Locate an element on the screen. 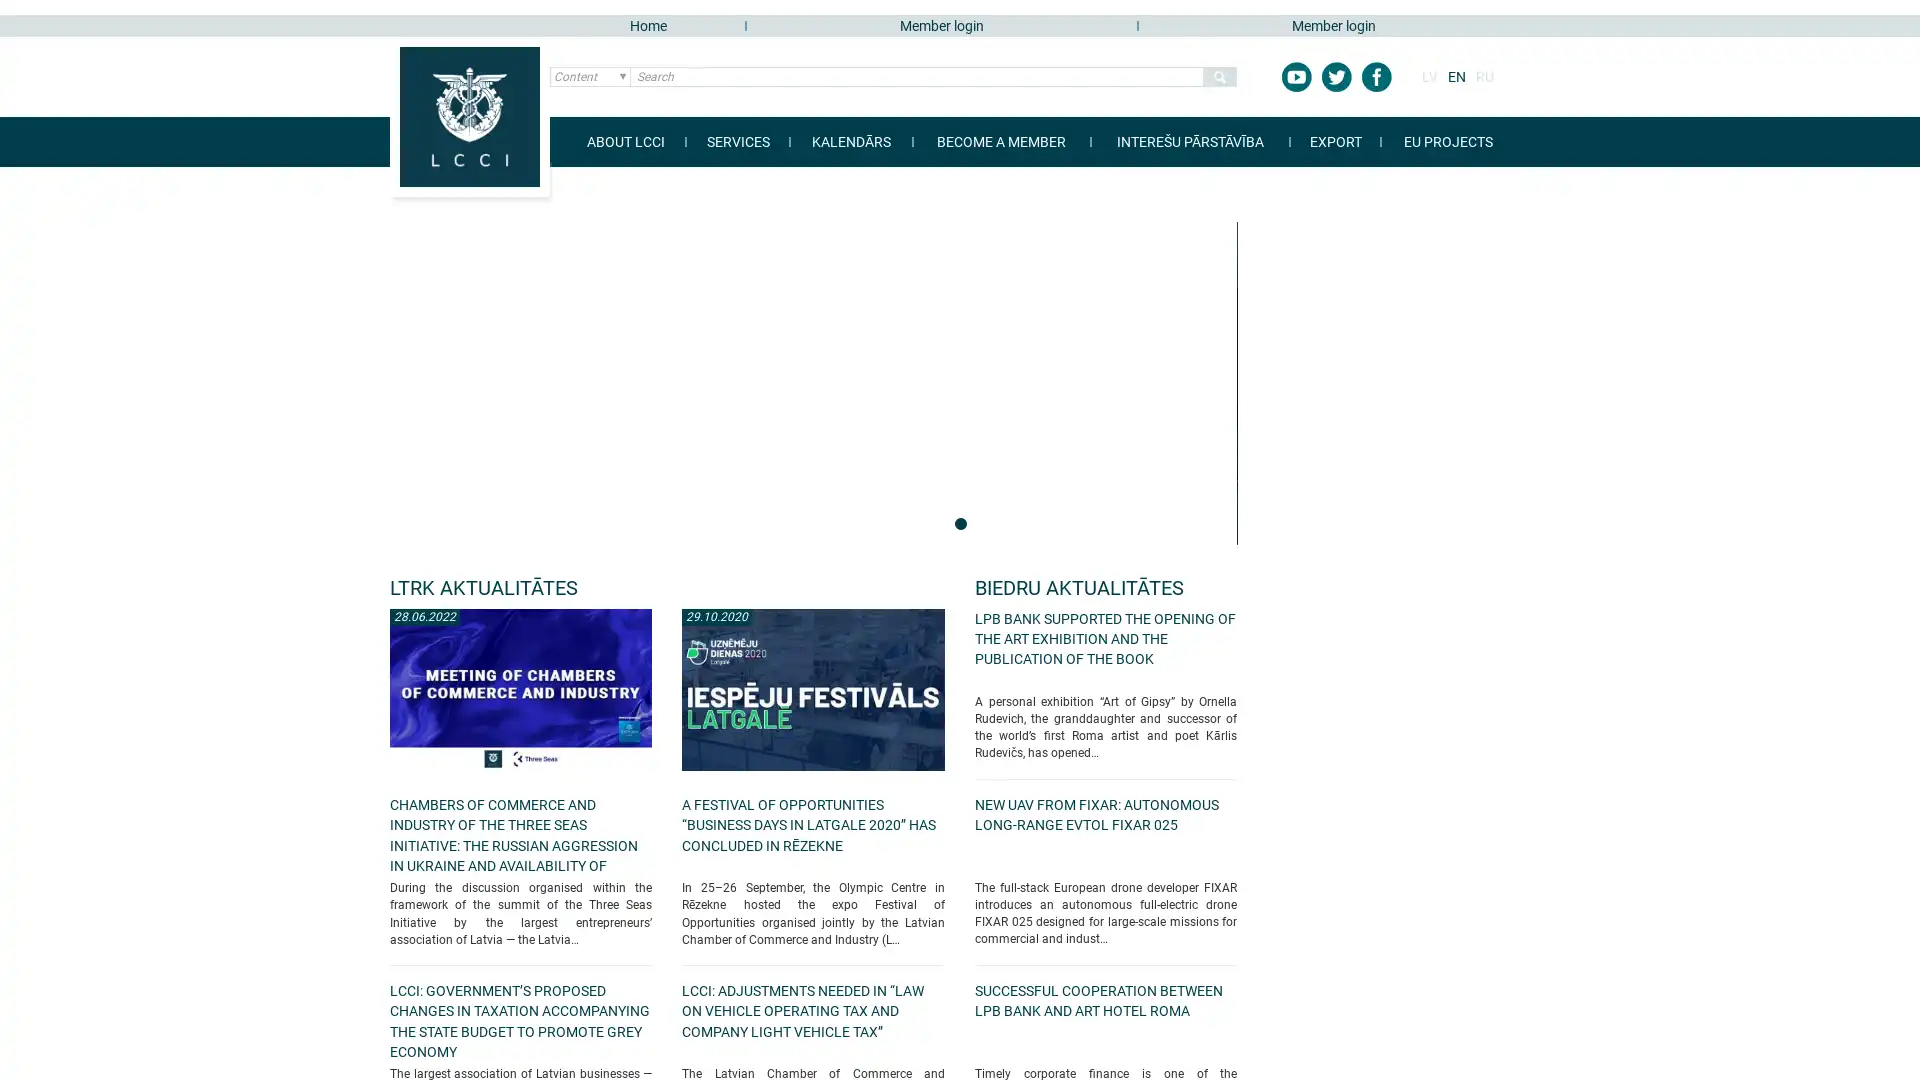 The image size is (1920, 1080). Search is located at coordinates (1218, 76).